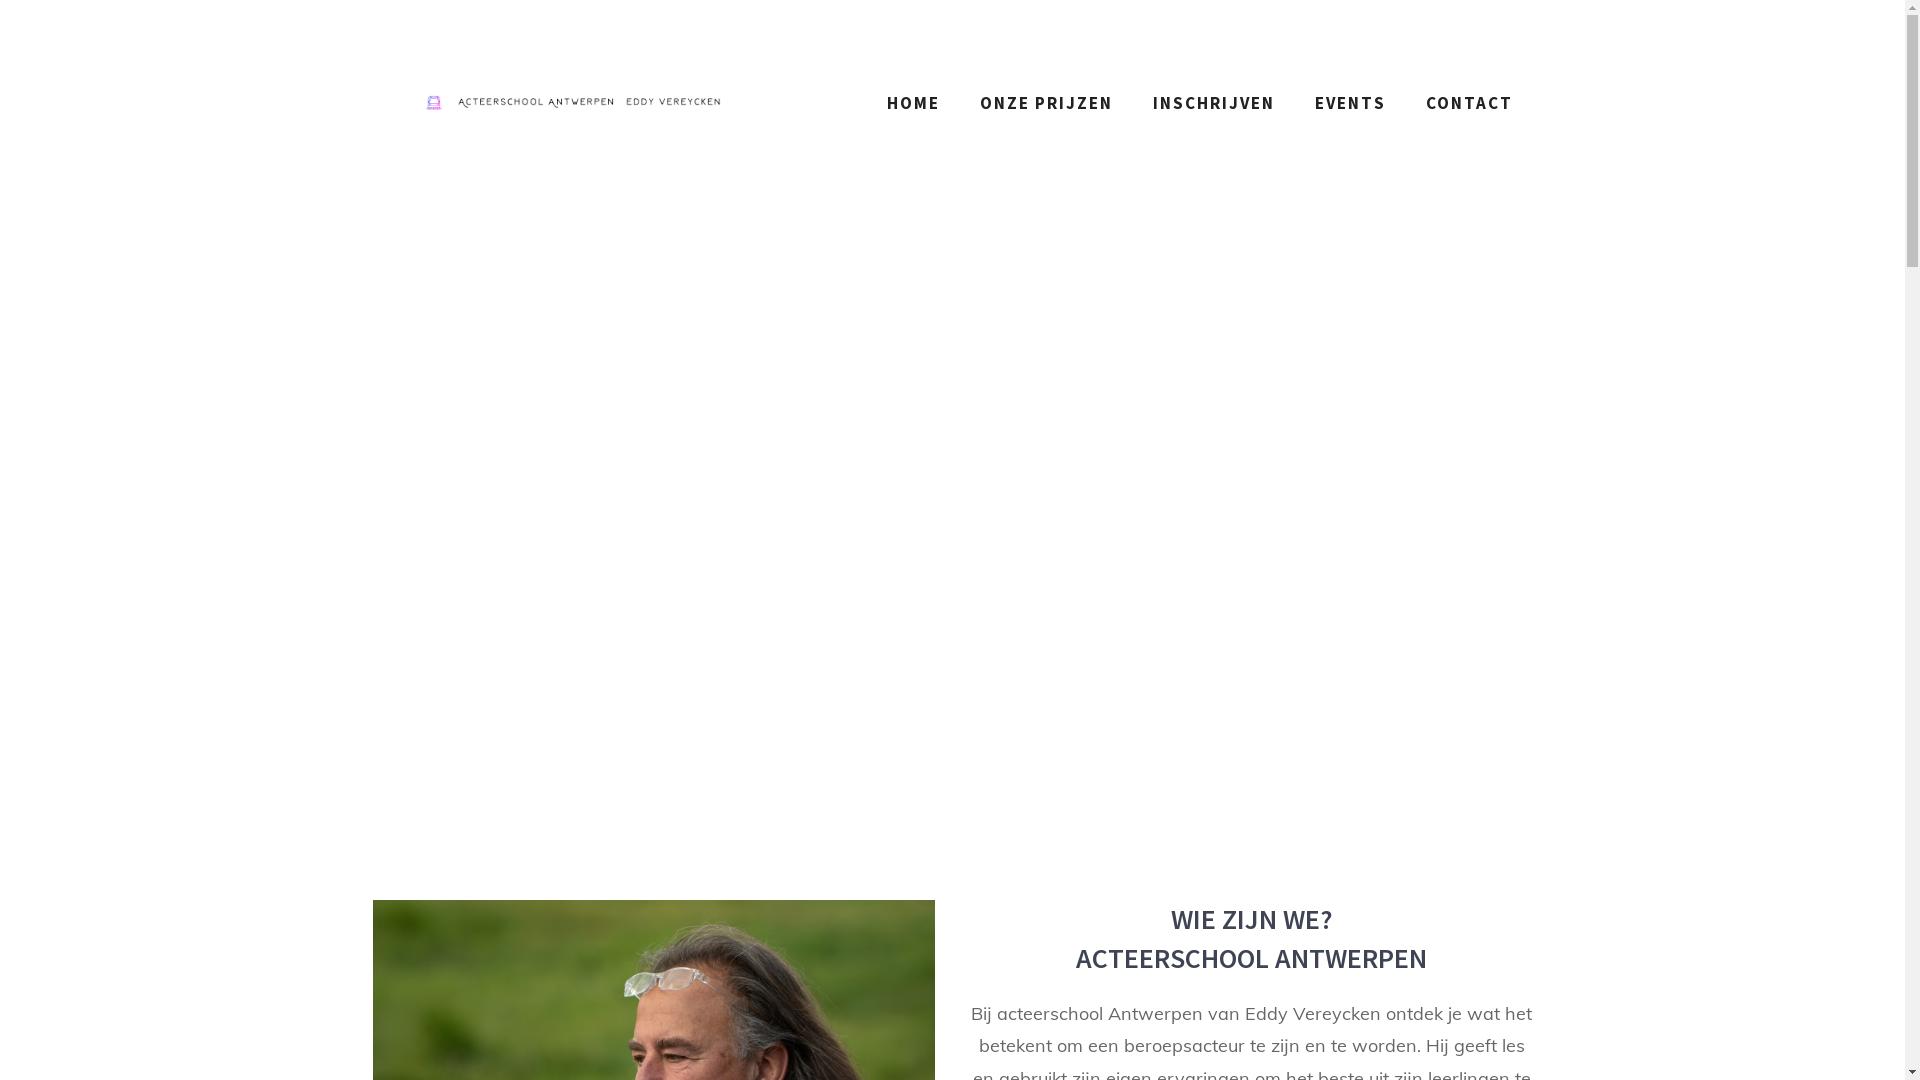  What do you see at coordinates (1294, 103) in the screenshot?
I see `'EVENTS'` at bounding box center [1294, 103].